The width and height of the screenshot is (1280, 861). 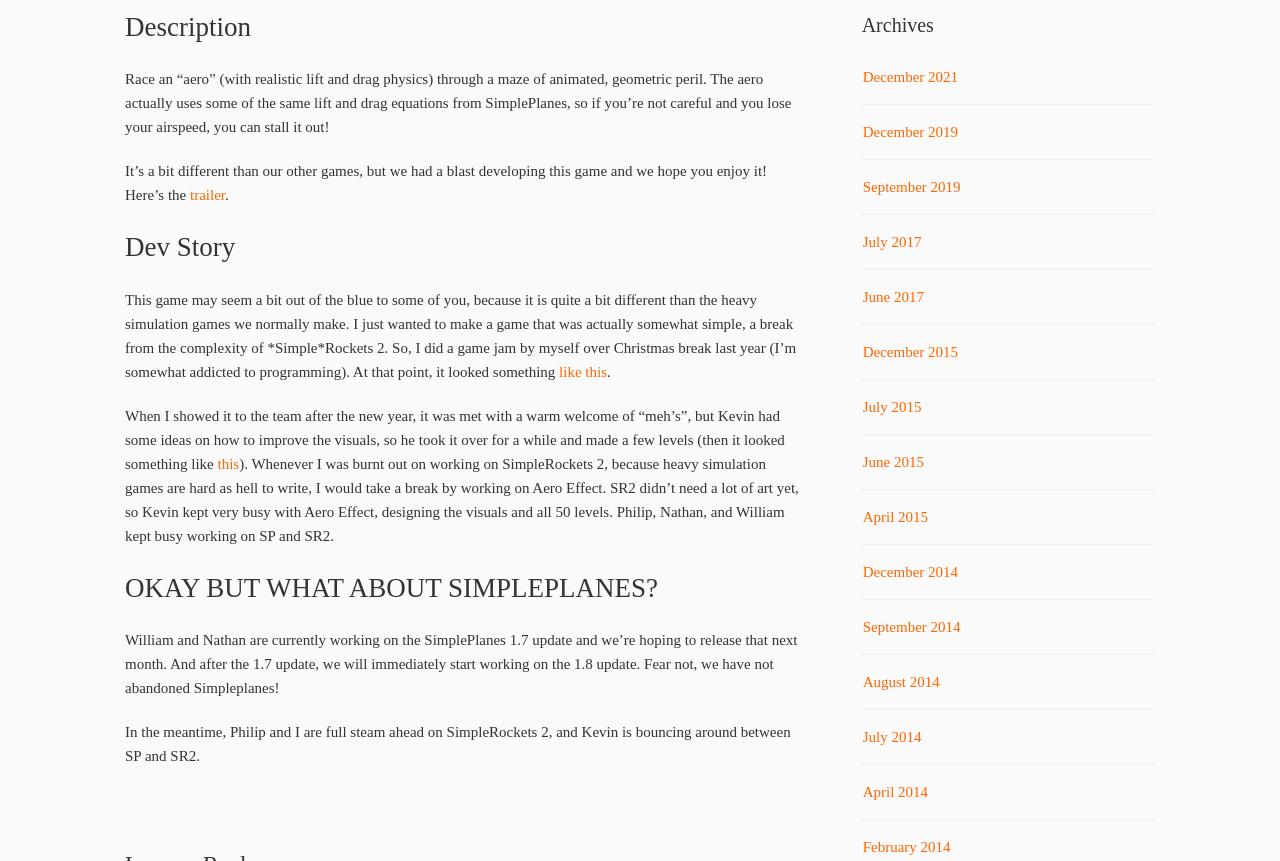 I want to click on 'July 2015', so click(x=890, y=406).